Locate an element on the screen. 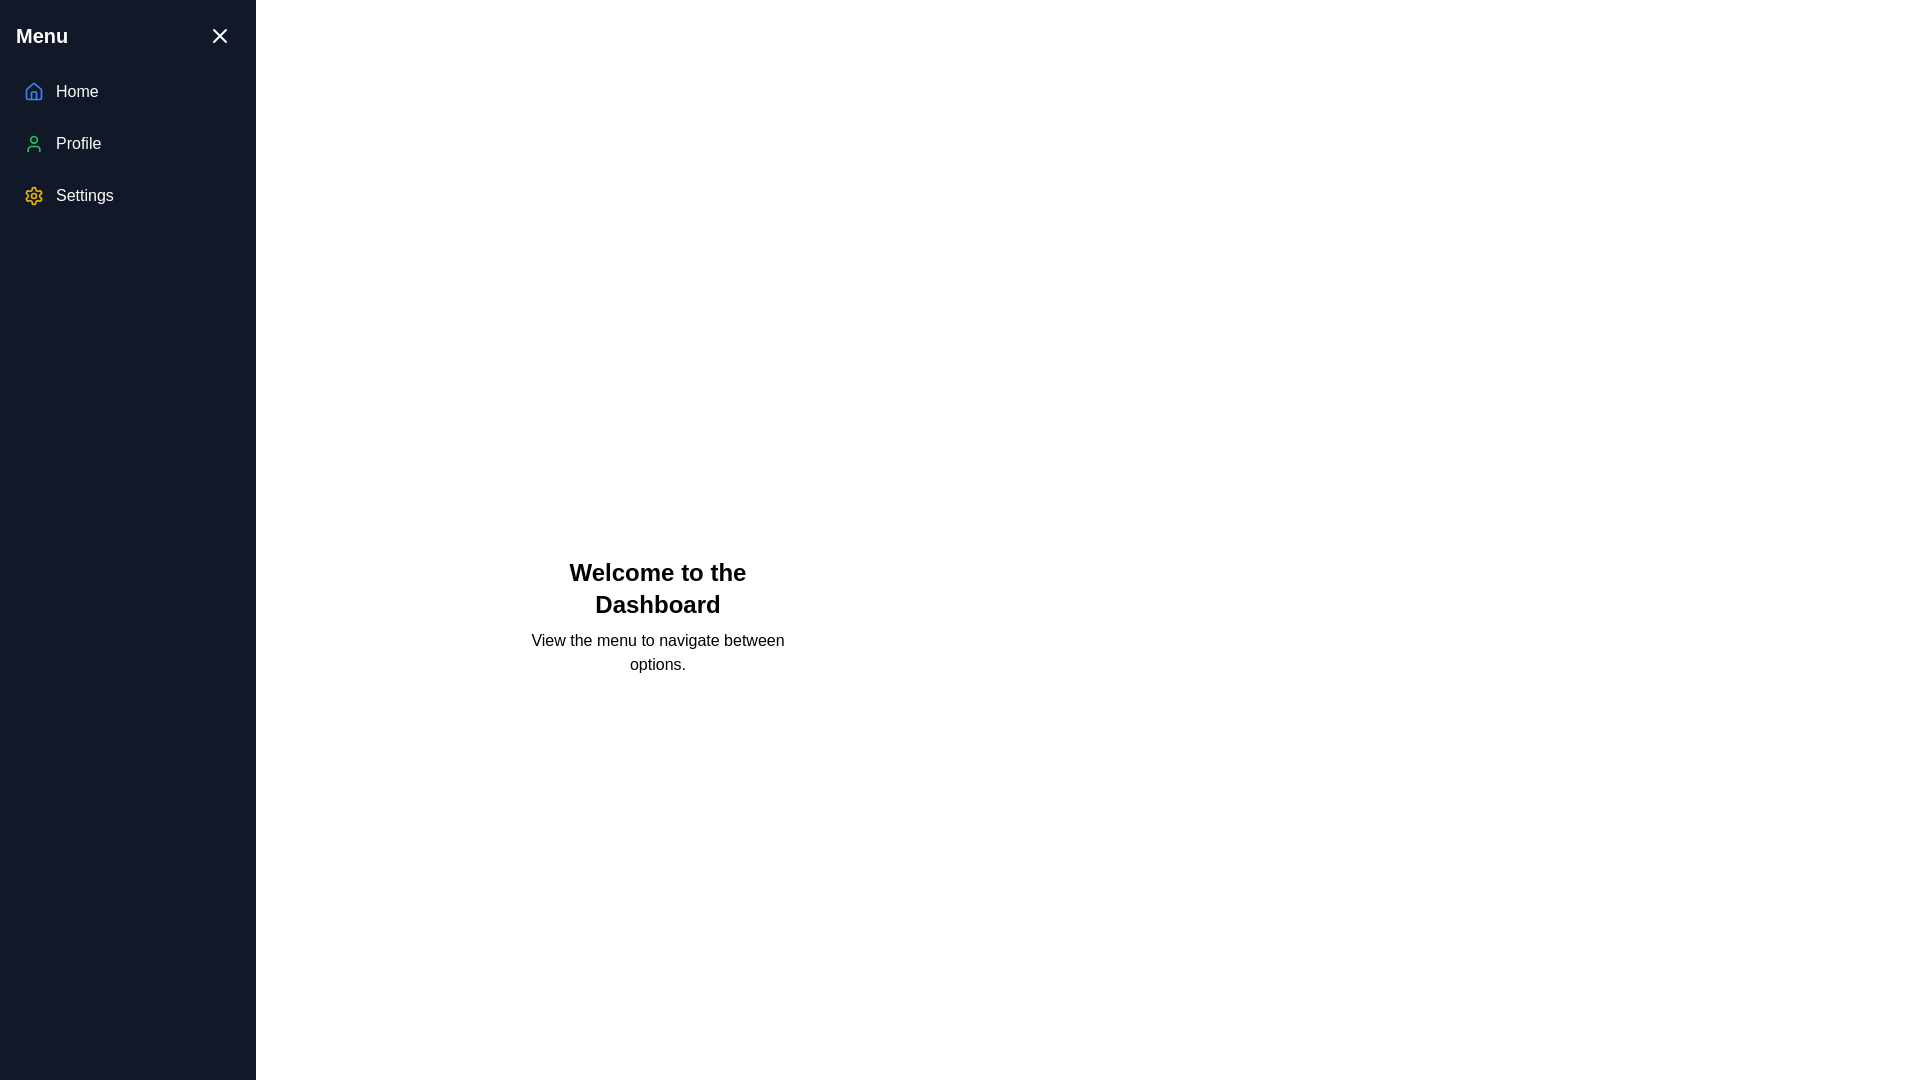  the prominent text label displaying 'Menu' in bold at the top-left corner of the sidebar panel is located at coordinates (42, 35).